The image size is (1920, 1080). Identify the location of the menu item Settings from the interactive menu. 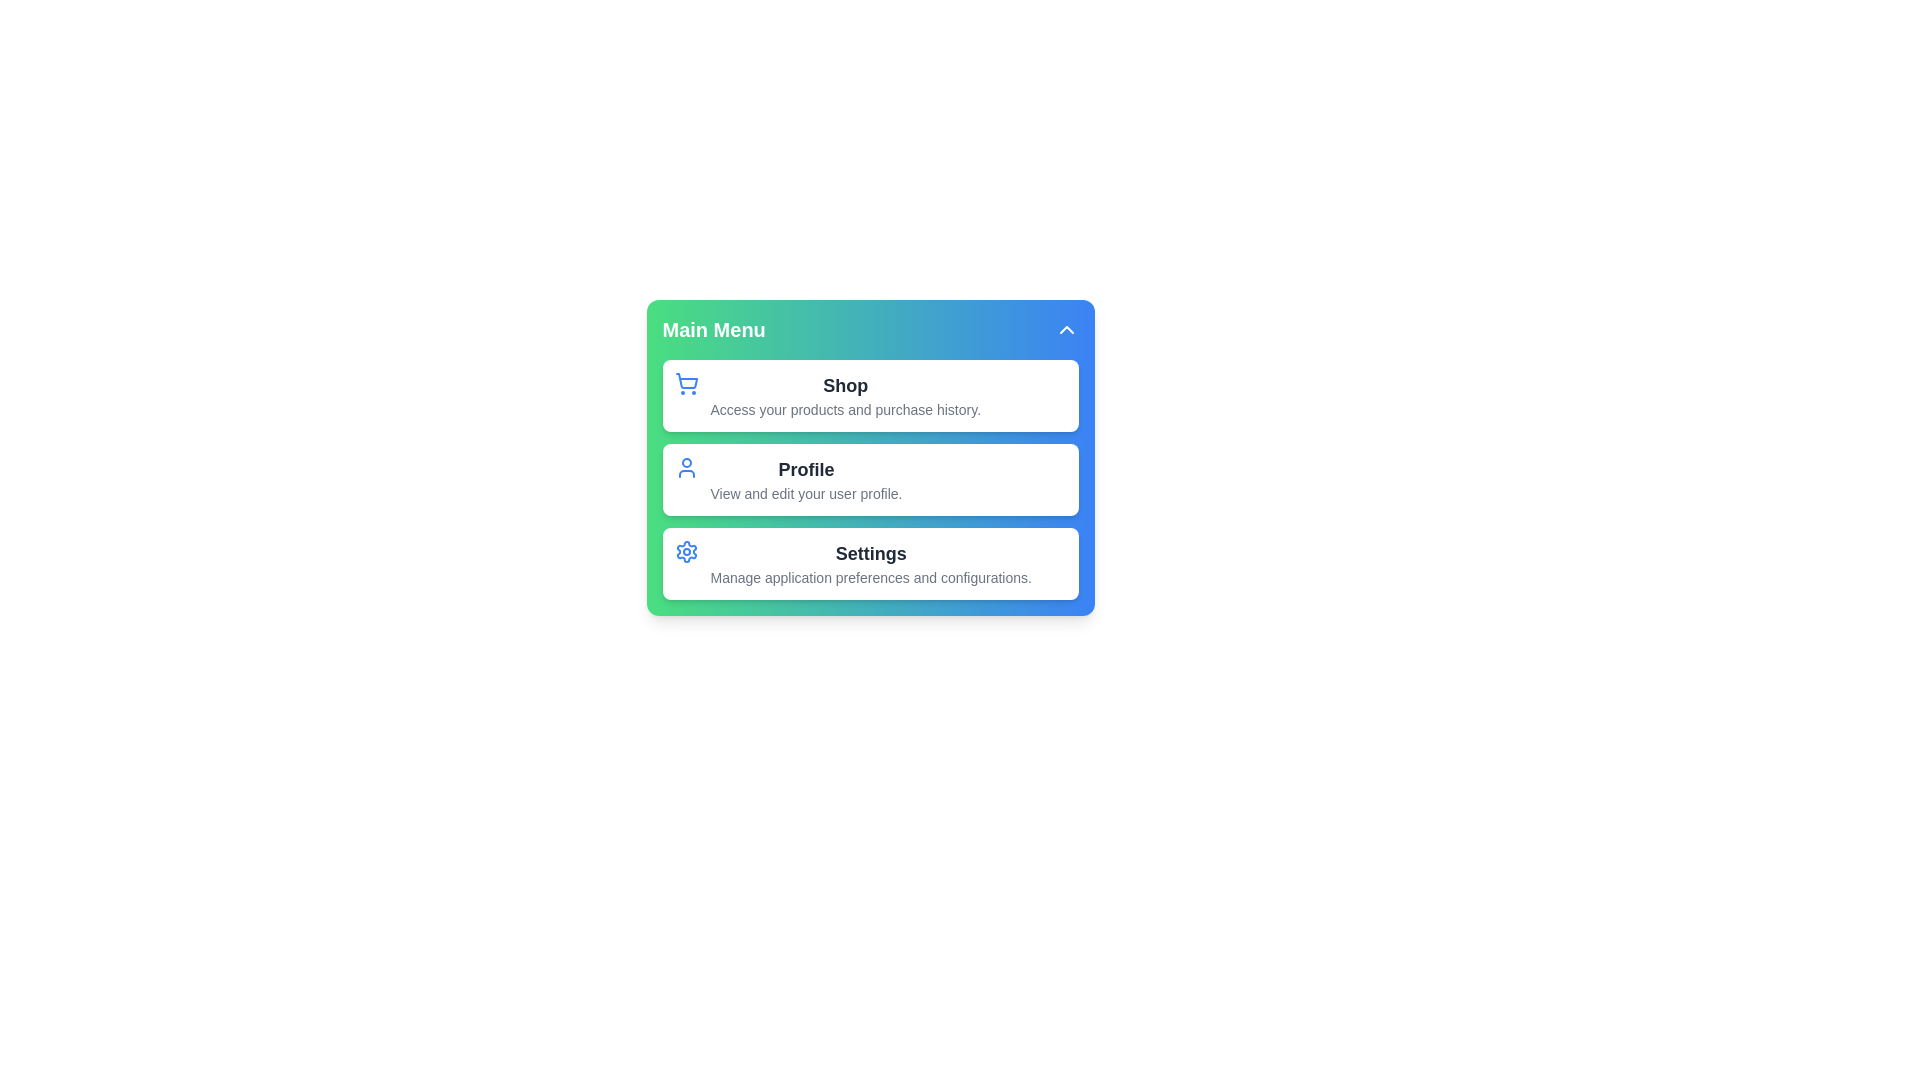
(870, 563).